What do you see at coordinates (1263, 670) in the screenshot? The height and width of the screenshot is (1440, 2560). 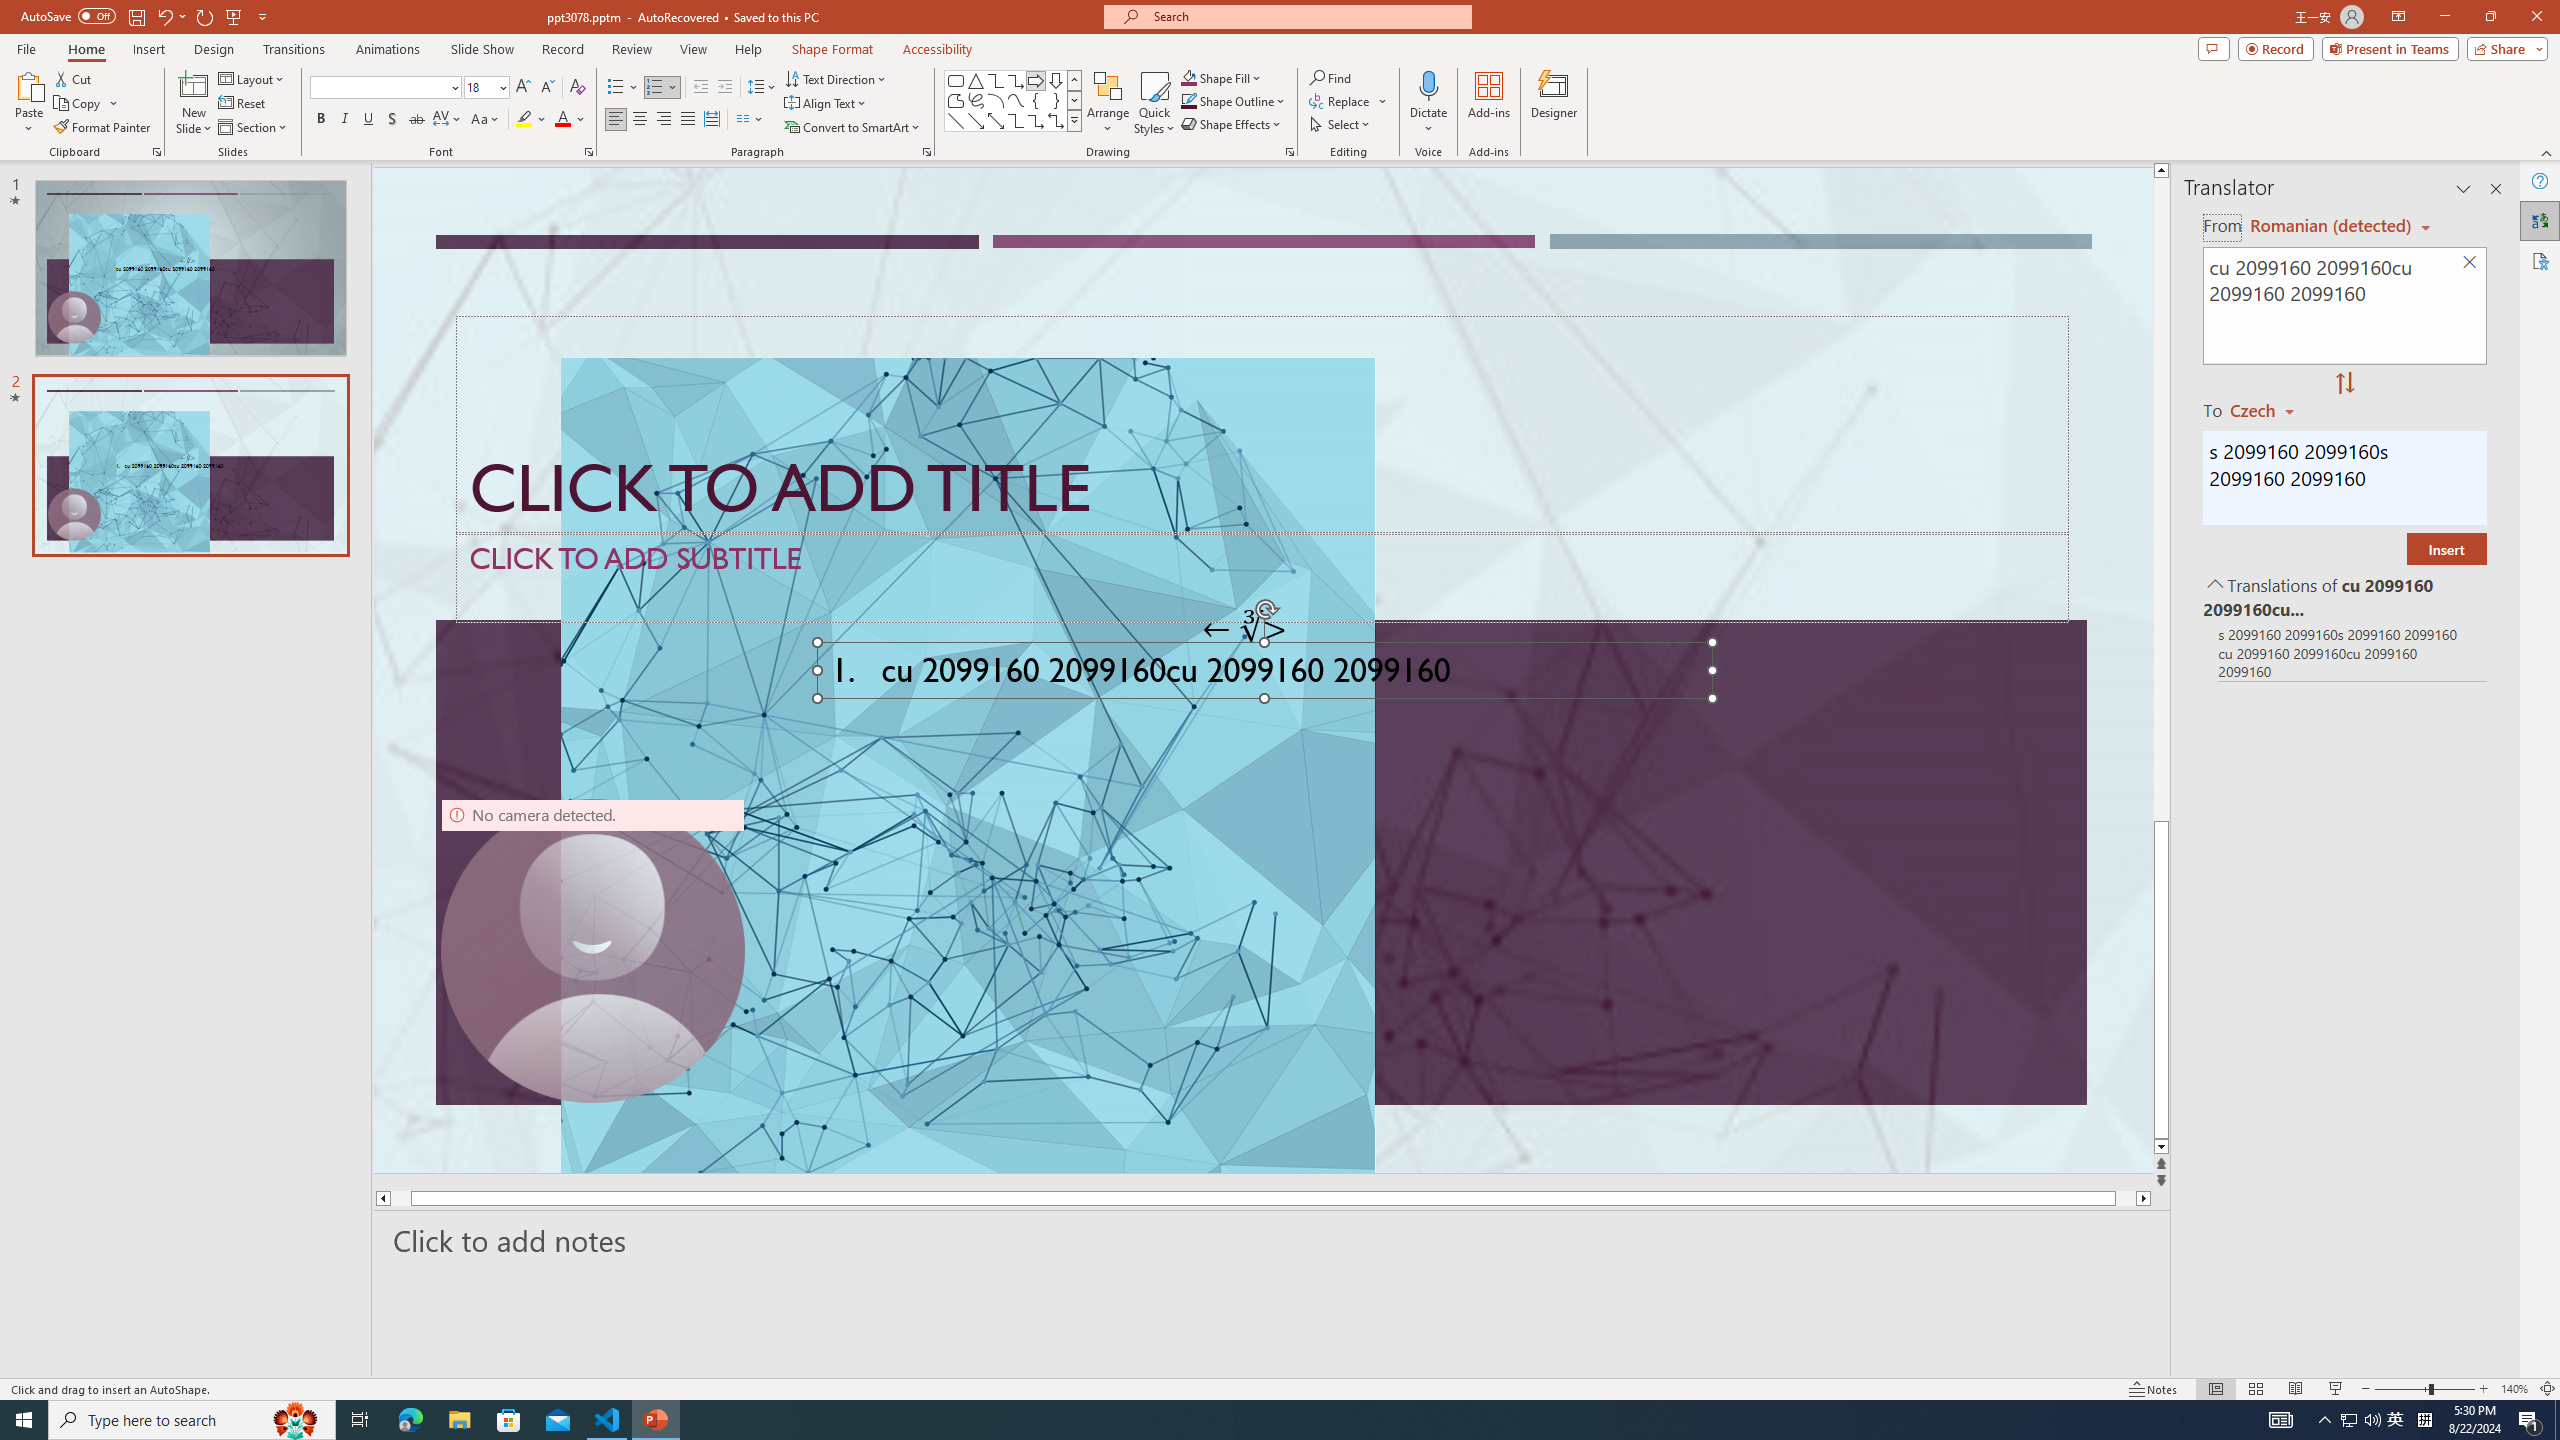 I see `'An abstract genetic concept'` at bounding box center [1263, 670].